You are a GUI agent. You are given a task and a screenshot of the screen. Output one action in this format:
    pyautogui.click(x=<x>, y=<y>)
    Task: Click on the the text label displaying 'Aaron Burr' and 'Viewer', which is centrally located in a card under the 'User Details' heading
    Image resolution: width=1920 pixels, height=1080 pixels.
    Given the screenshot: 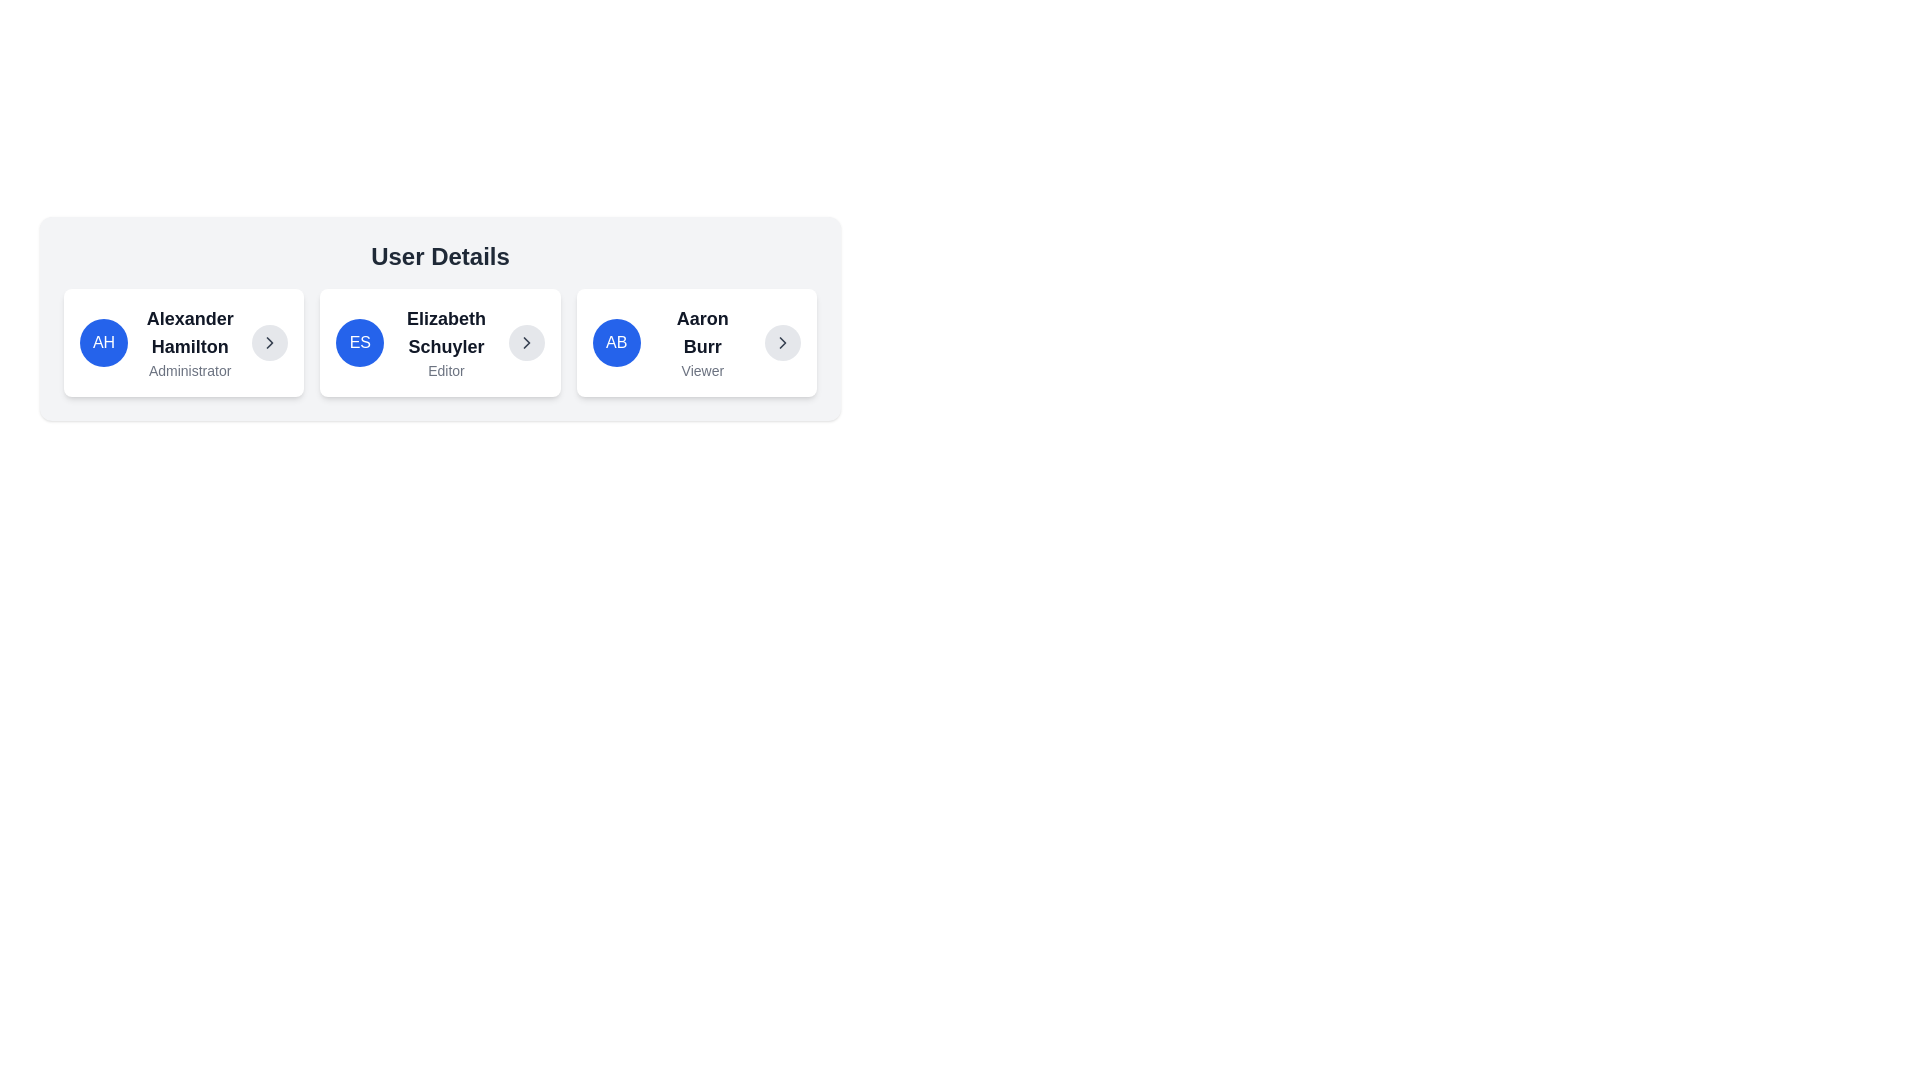 What is the action you would take?
    pyautogui.click(x=702, y=342)
    